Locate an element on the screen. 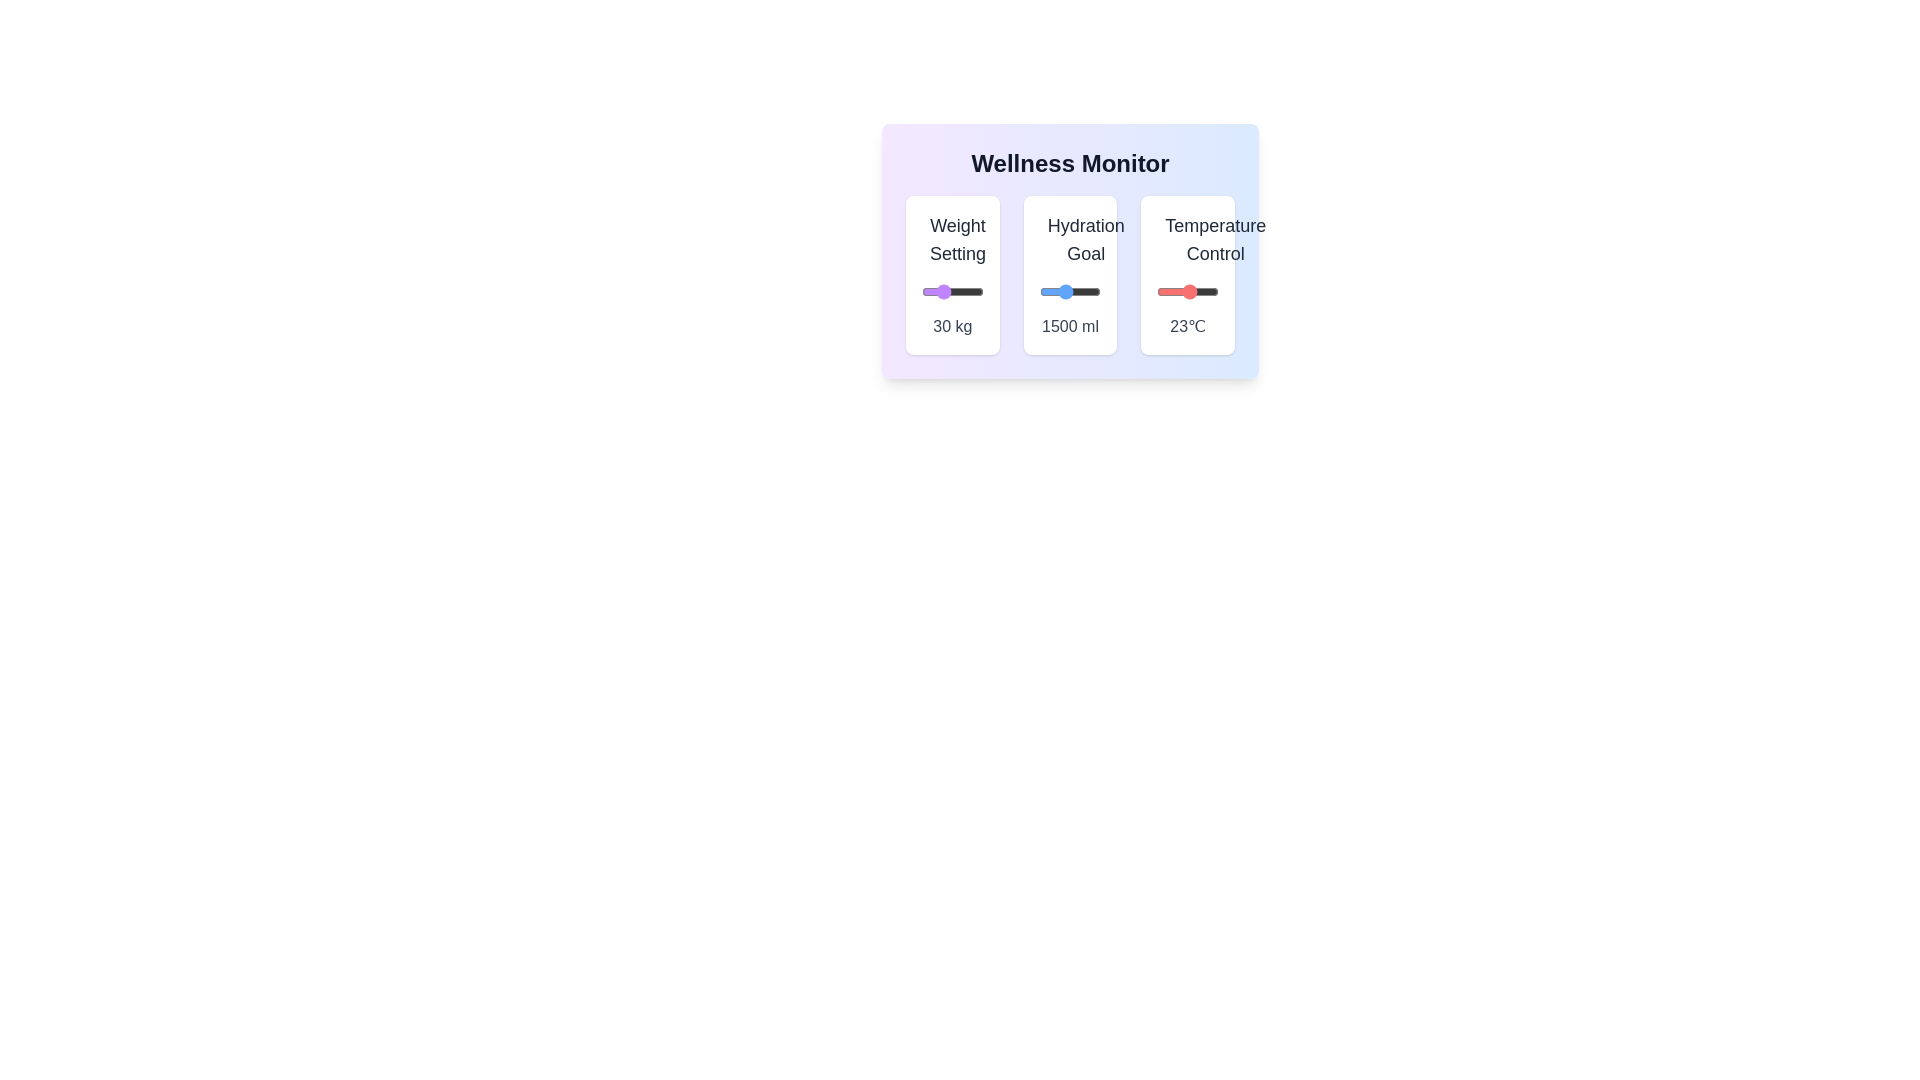  hydration goal is located at coordinates (1048, 292).